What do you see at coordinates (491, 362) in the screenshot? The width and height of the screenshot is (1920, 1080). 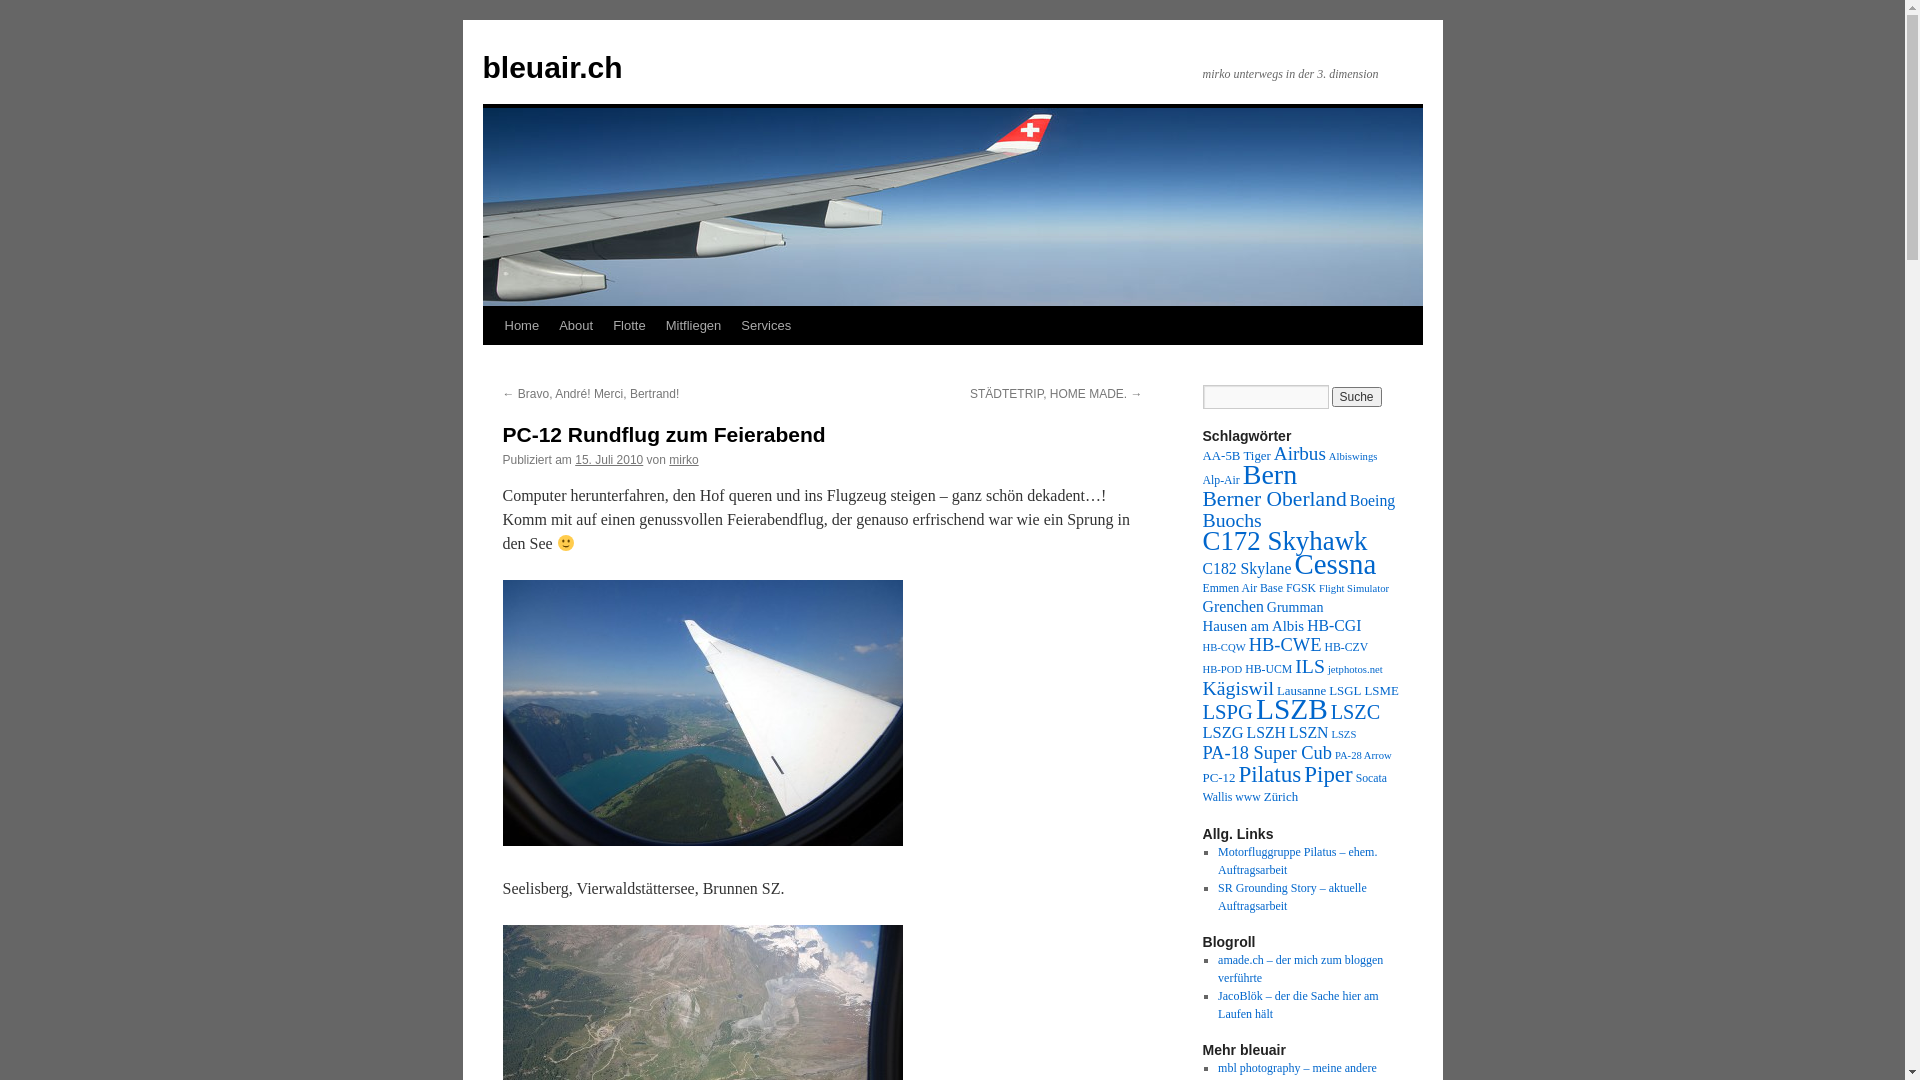 I see `'Zum Inhalt springen'` at bounding box center [491, 362].